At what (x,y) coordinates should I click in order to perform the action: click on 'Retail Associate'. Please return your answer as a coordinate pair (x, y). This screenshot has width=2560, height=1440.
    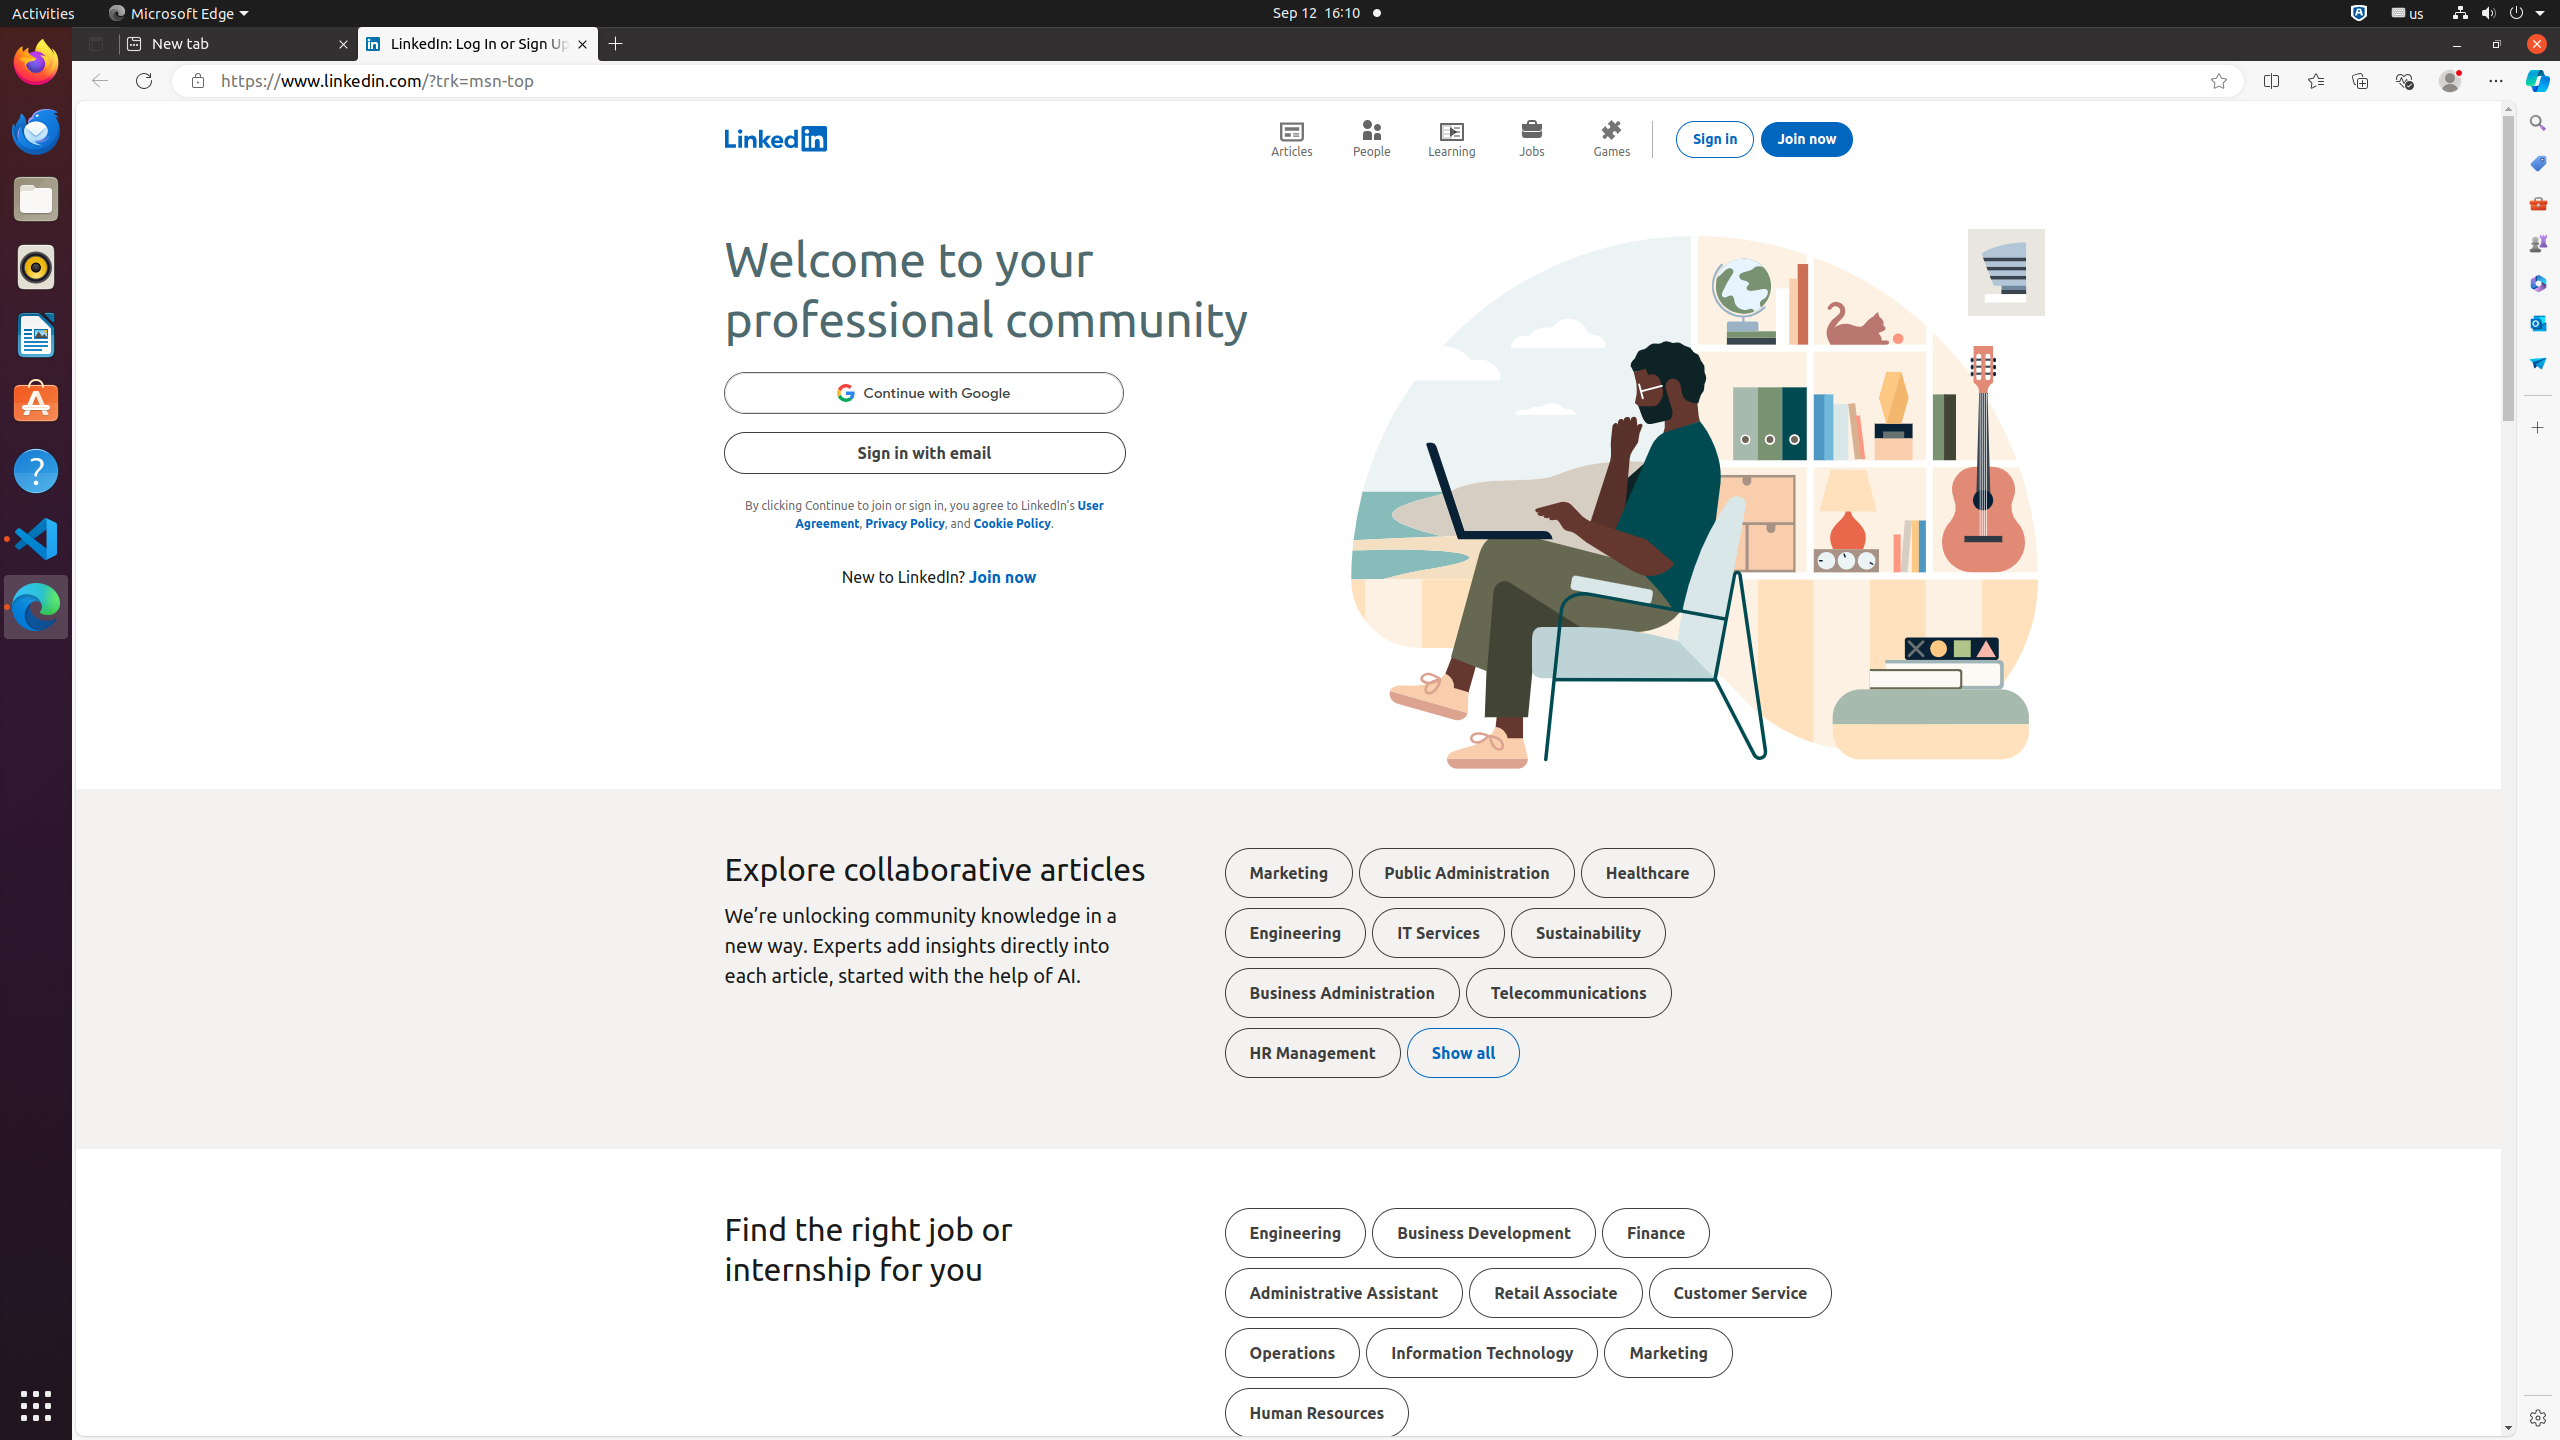
    Looking at the image, I should click on (1554, 1291).